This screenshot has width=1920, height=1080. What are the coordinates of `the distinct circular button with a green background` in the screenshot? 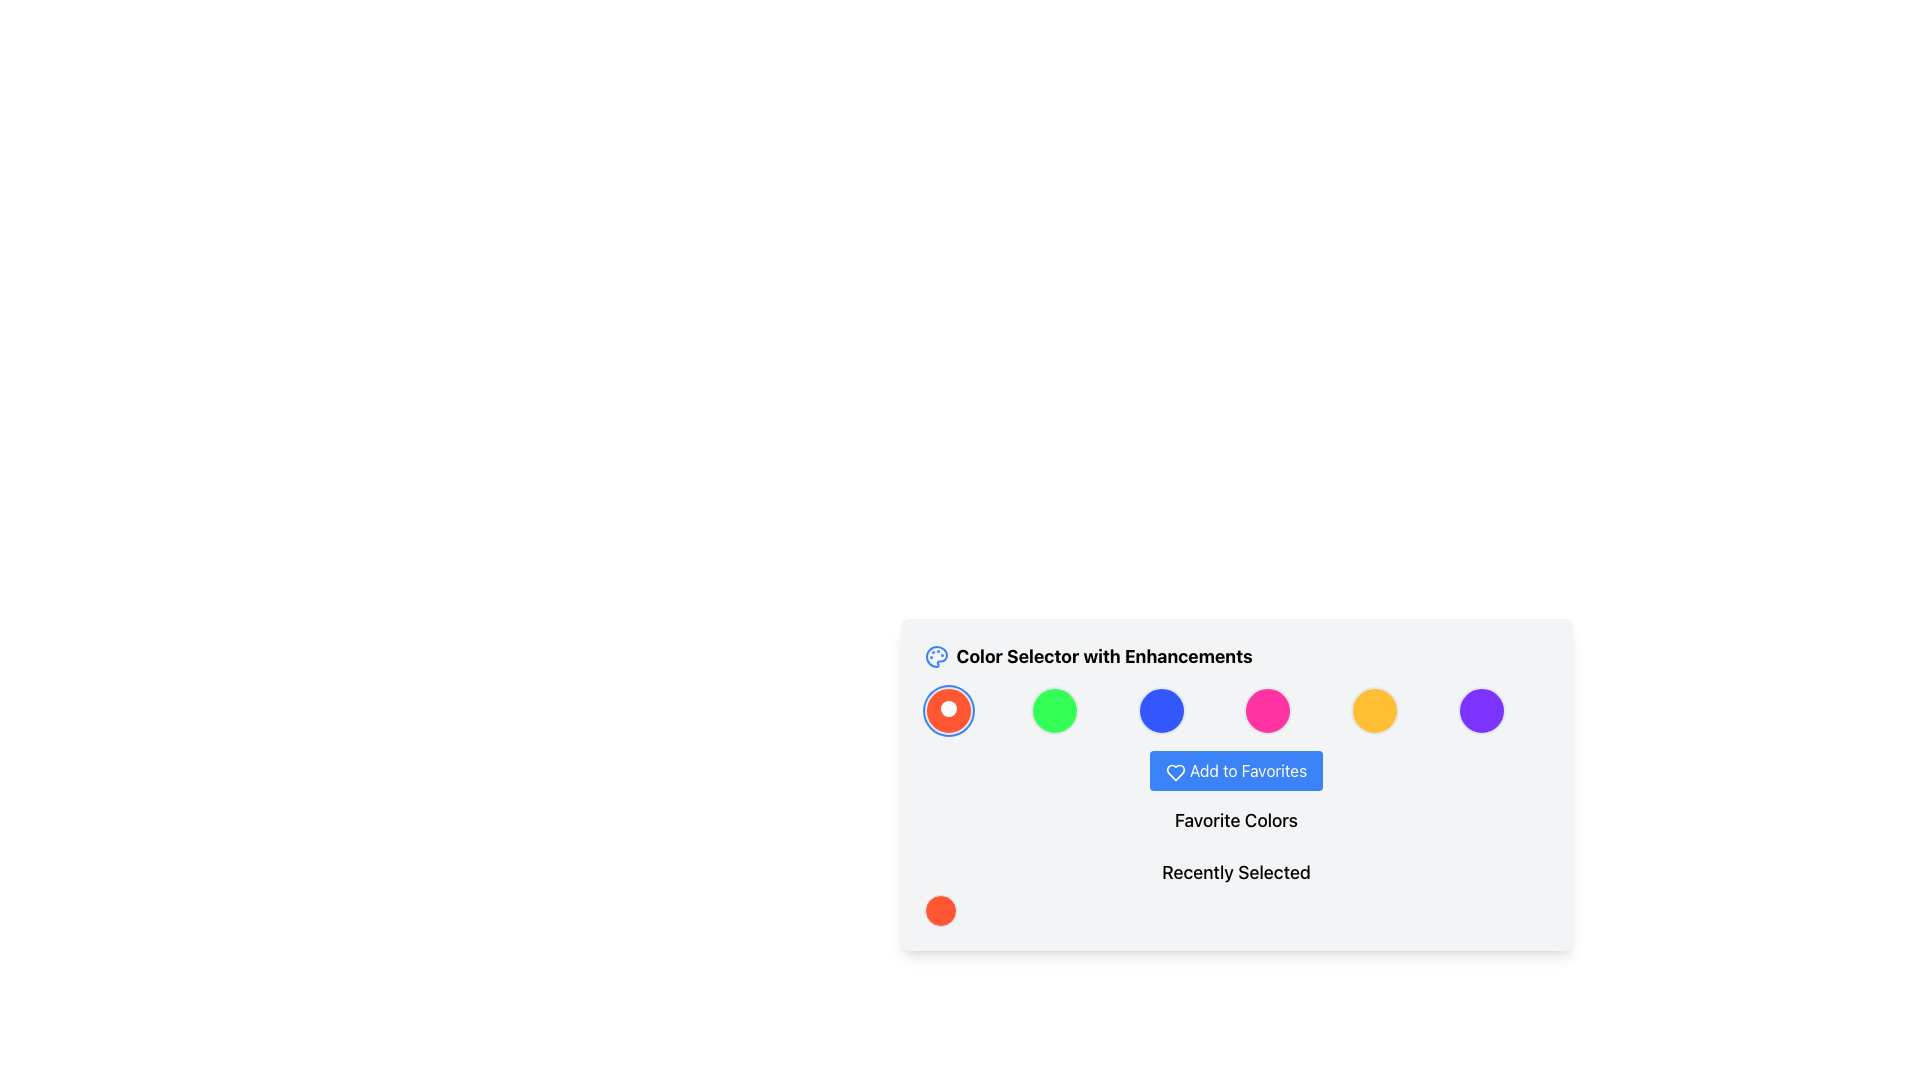 It's located at (1054, 709).